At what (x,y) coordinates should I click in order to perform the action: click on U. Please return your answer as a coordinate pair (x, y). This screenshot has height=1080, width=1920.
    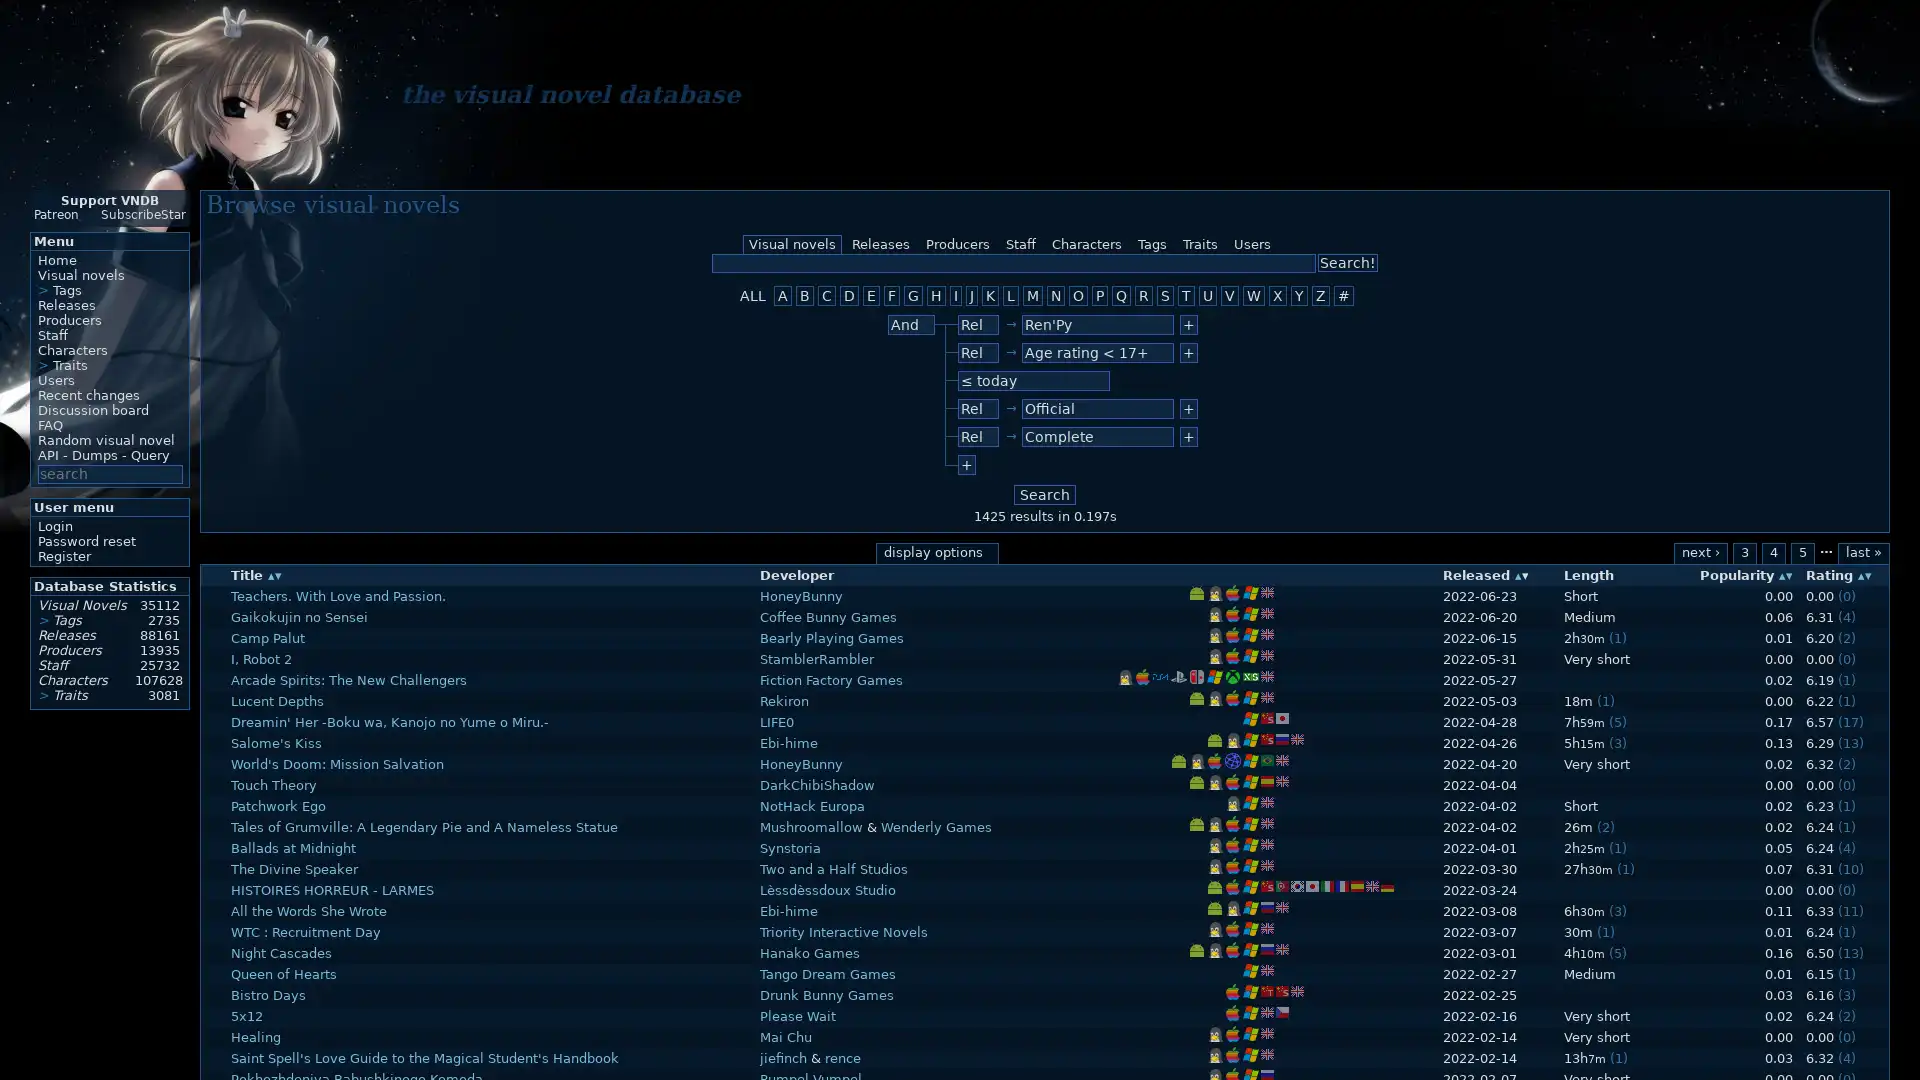
    Looking at the image, I should click on (1207, 296).